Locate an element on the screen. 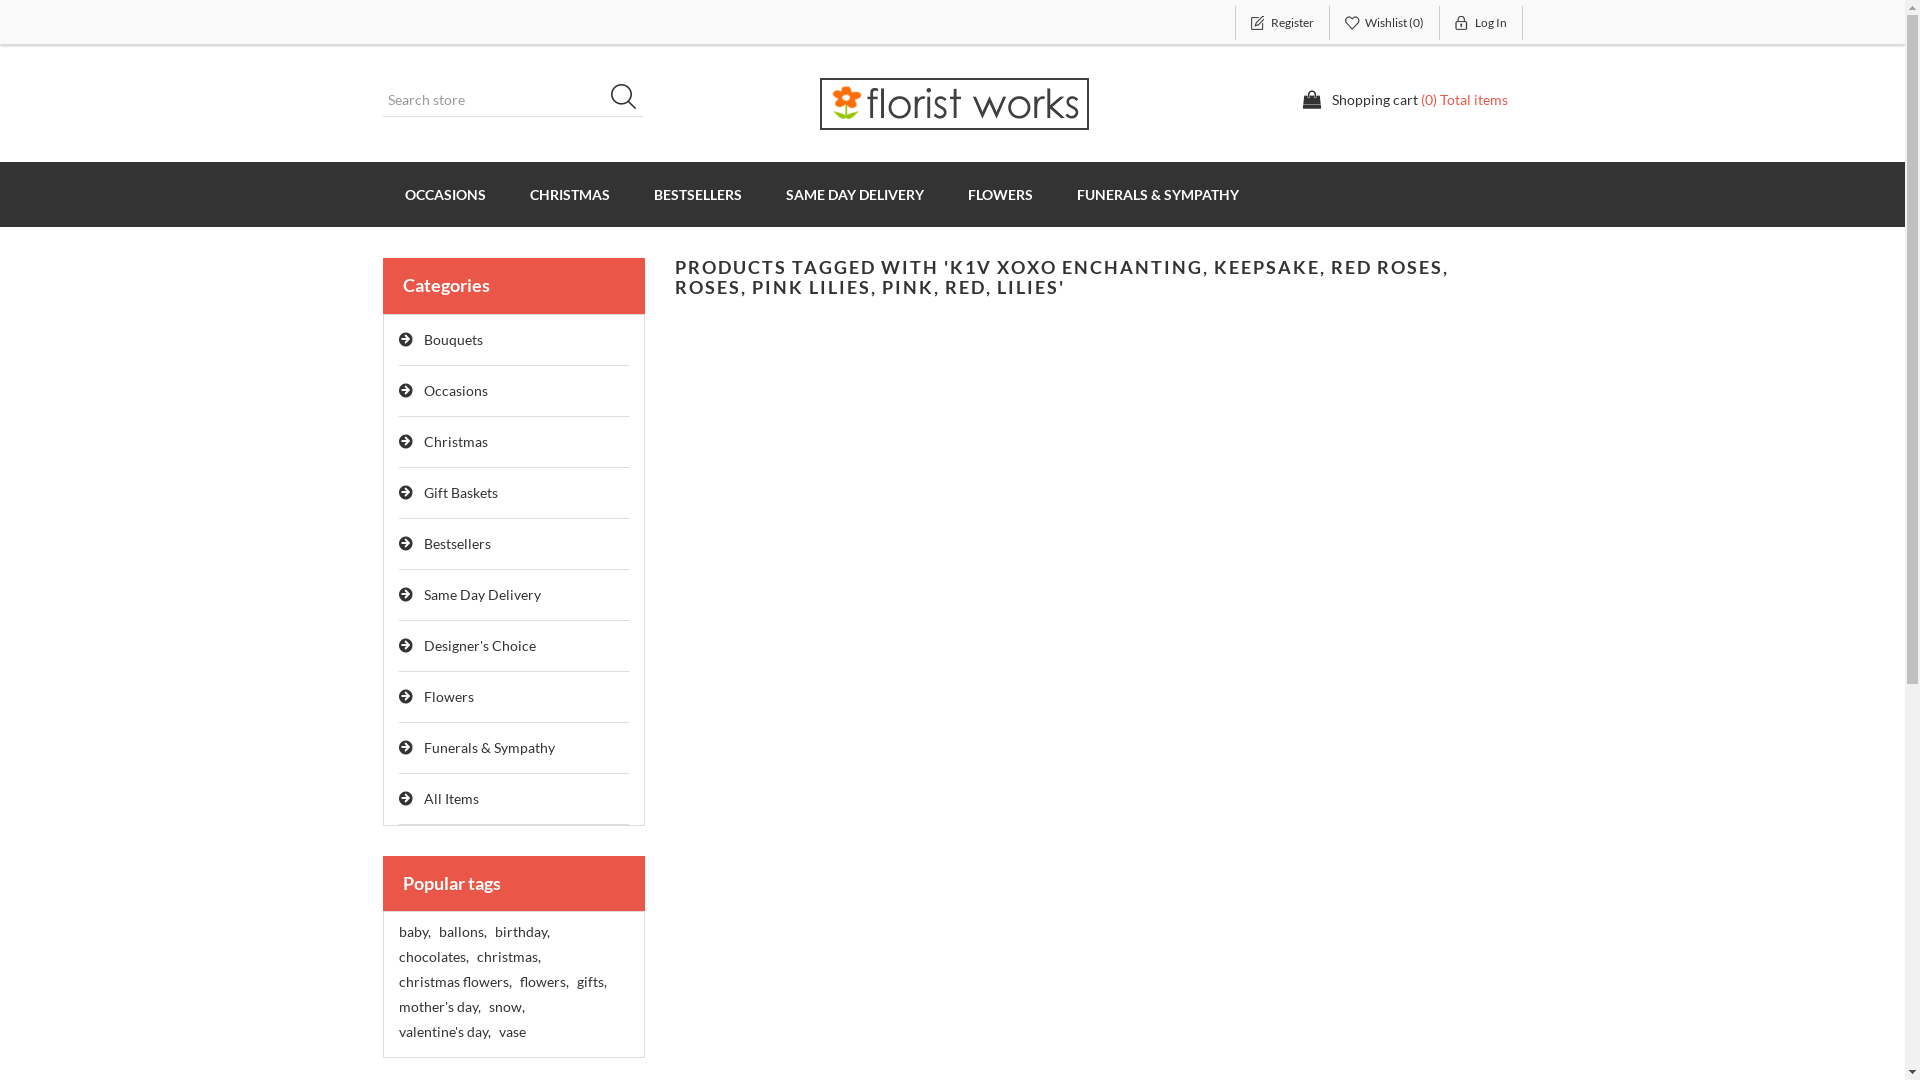 This screenshot has width=1920, height=1080. 'Funerals & Sympathy' is located at coordinates (513, 748).